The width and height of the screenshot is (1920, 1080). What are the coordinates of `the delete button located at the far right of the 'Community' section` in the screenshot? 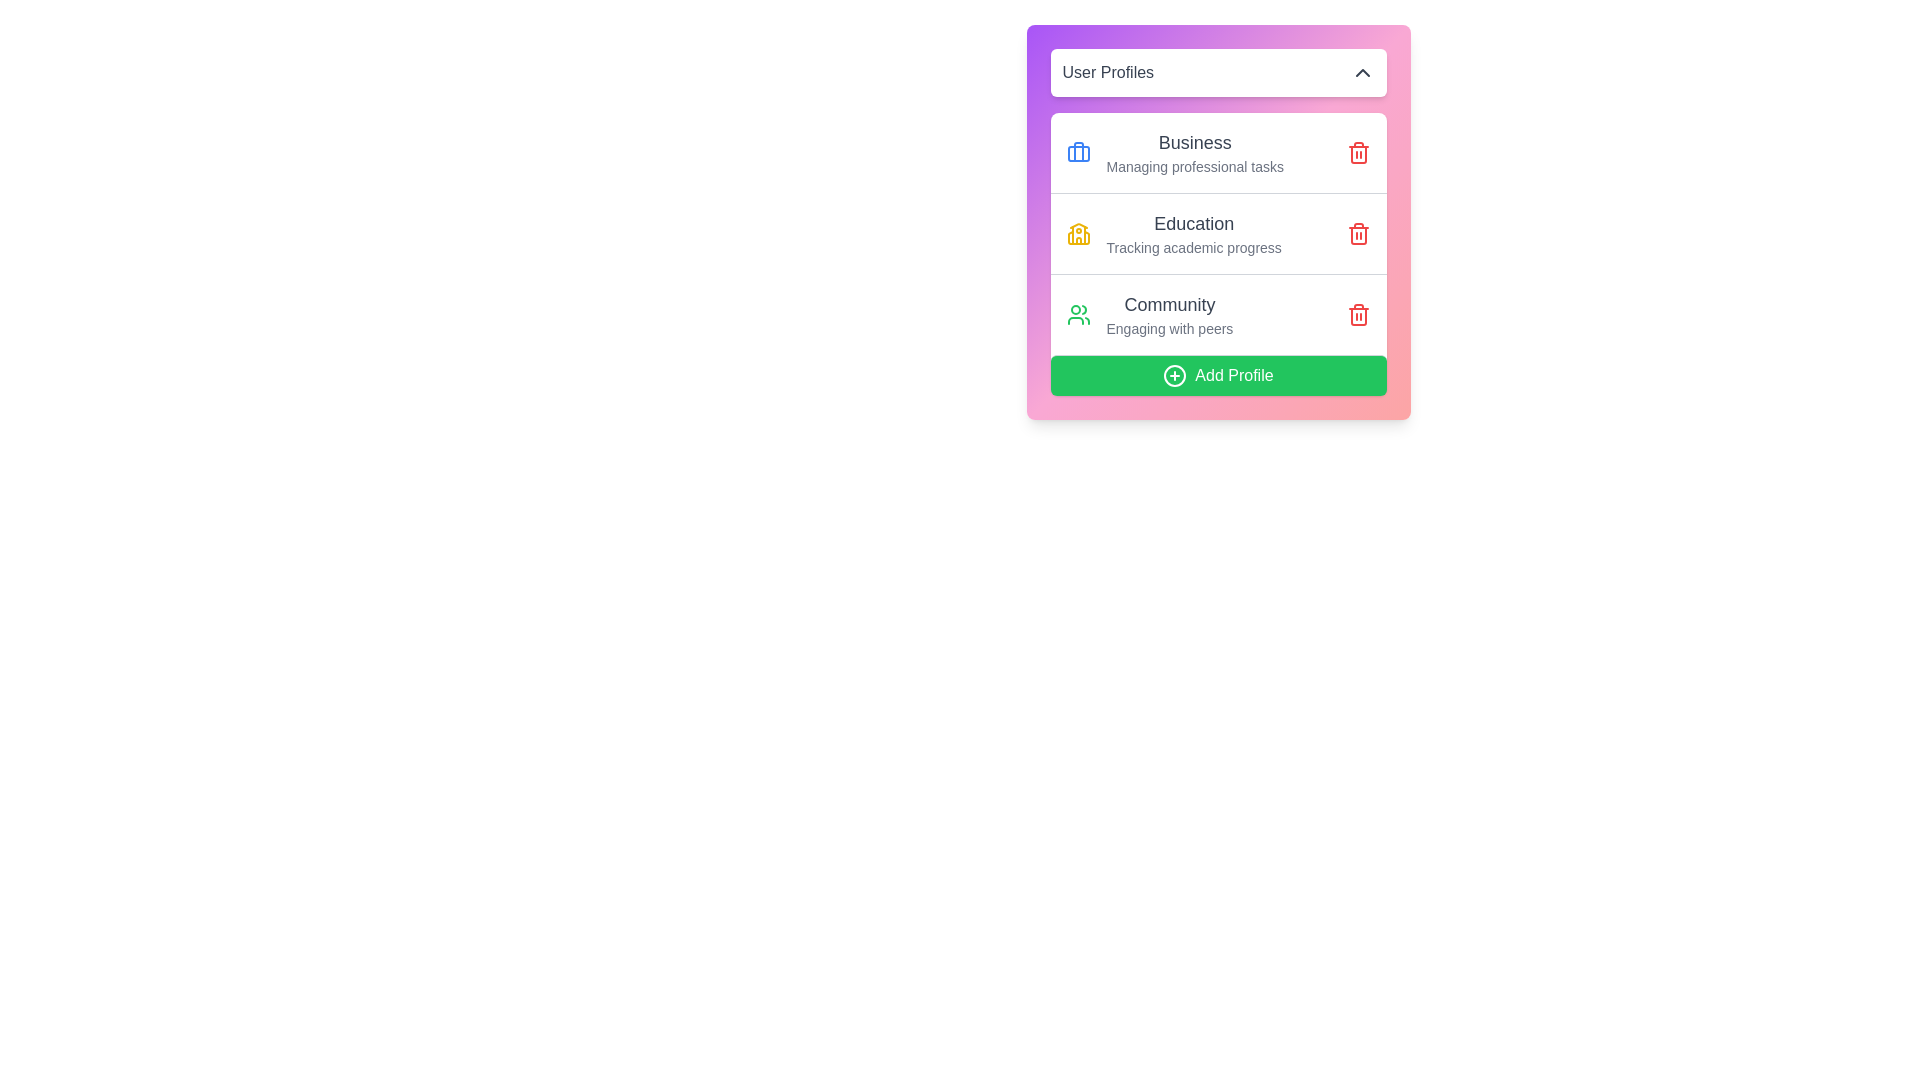 It's located at (1358, 315).